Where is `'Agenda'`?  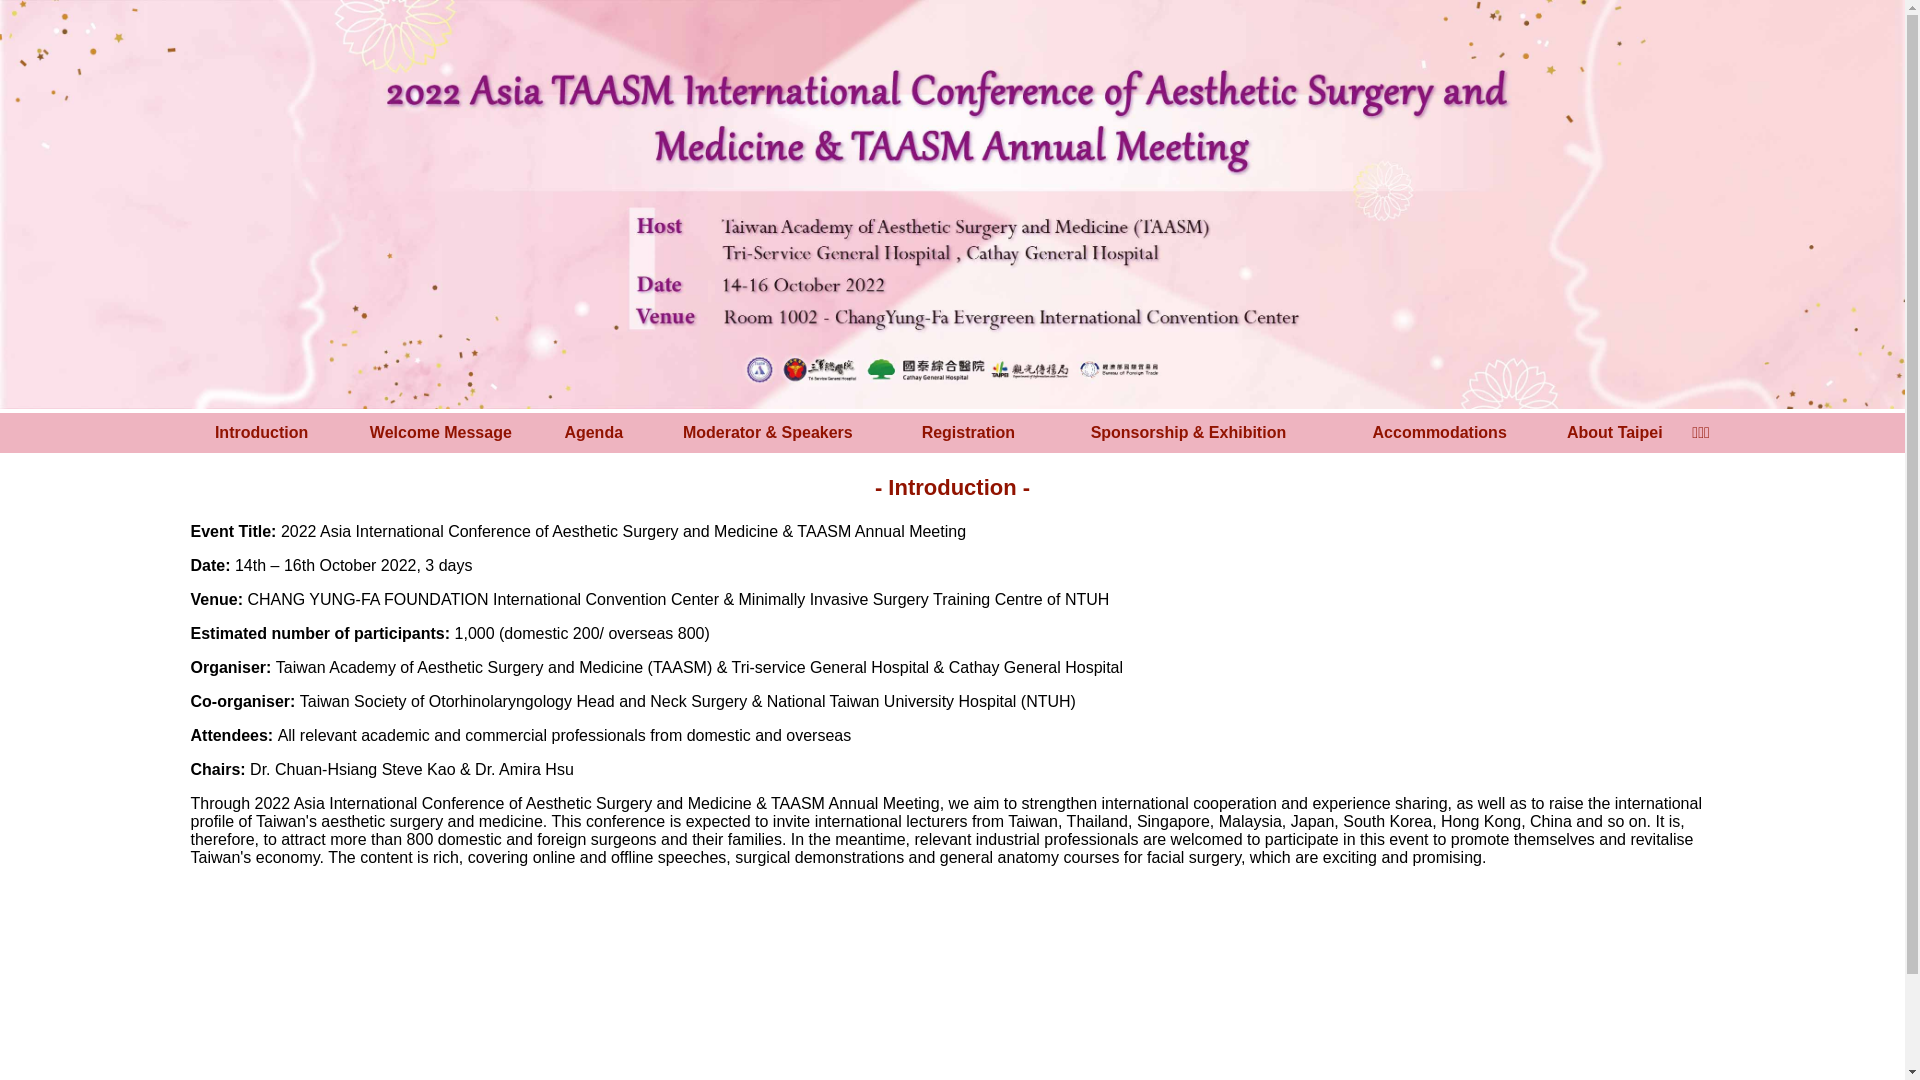 'Agenda' is located at coordinates (592, 431).